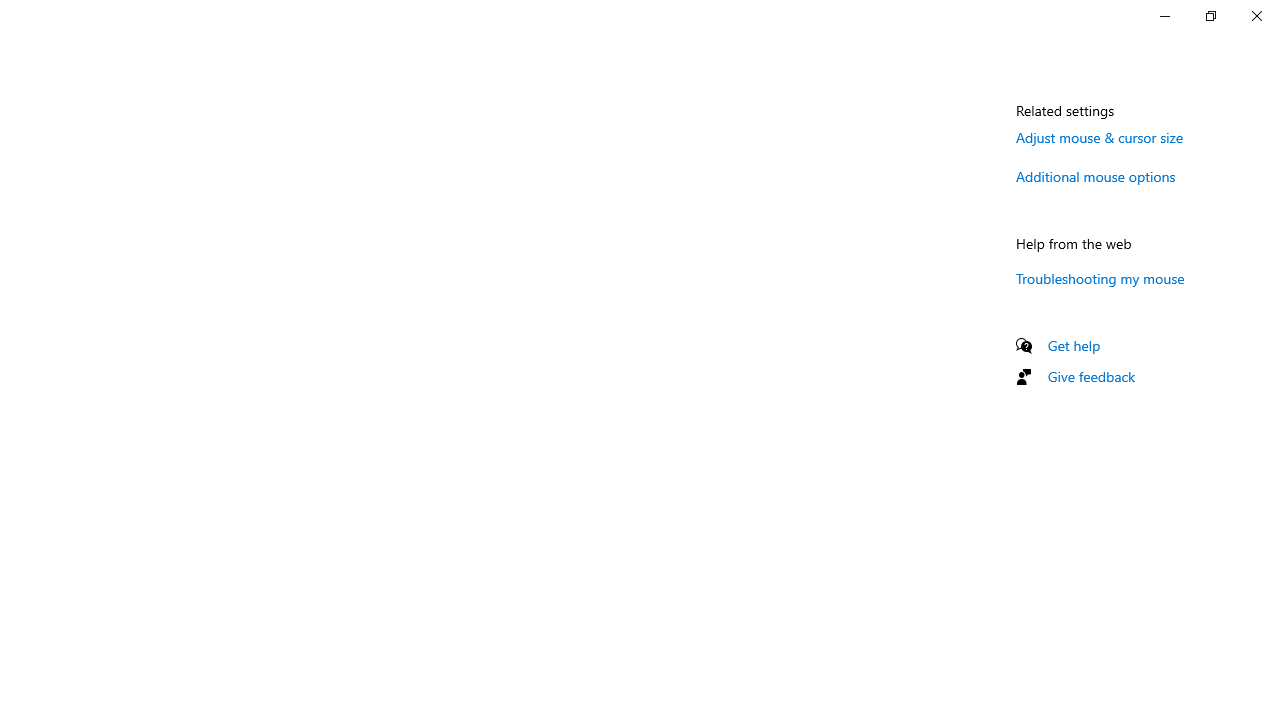 The image size is (1280, 720). I want to click on 'Additional mouse options', so click(1095, 175).